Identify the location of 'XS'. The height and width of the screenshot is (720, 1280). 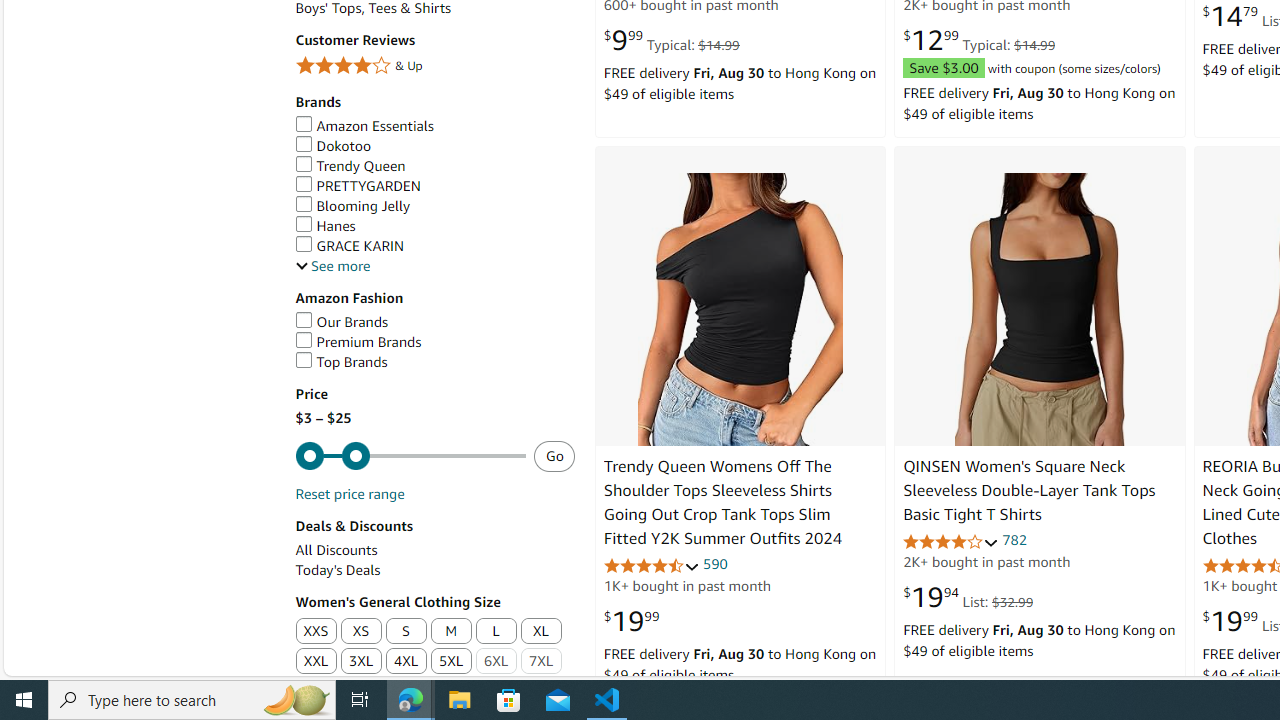
(360, 631).